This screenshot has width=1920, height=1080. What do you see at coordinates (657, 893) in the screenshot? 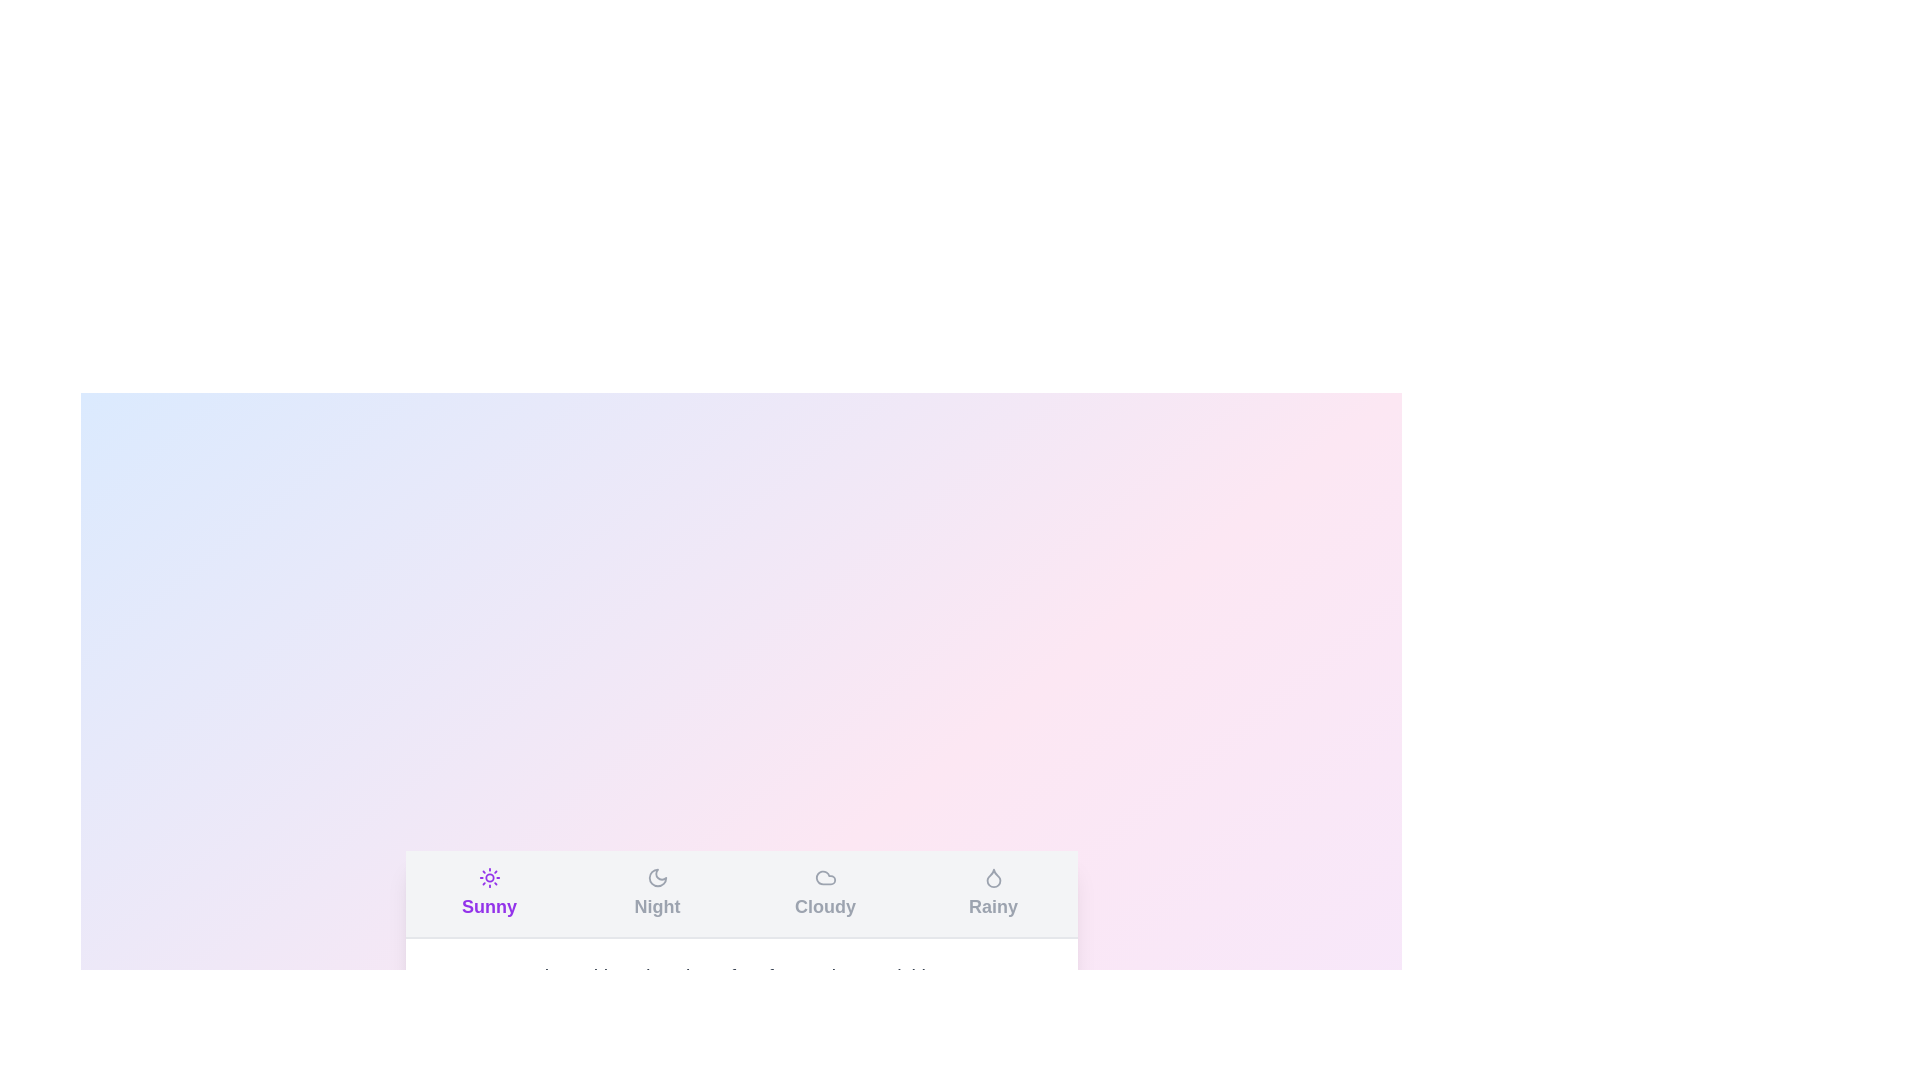
I see `the tab labeled Night to observe the hover effect` at bounding box center [657, 893].